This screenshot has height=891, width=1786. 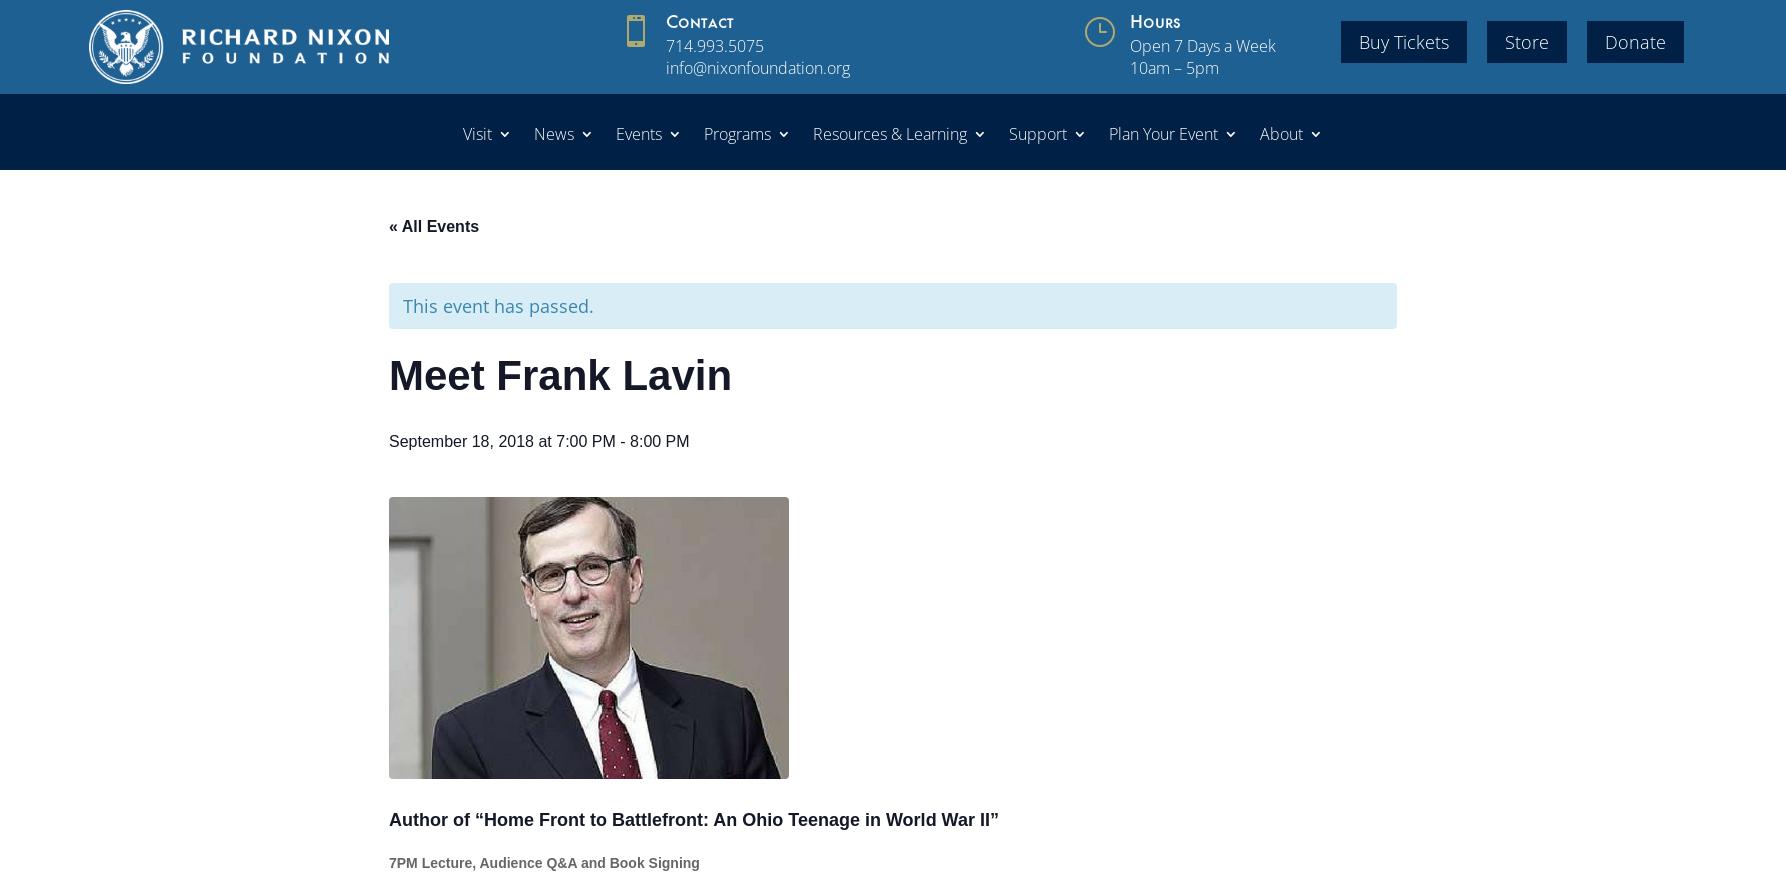 I want to click on 'info@nixonfoundation.org', so click(x=756, y=67).